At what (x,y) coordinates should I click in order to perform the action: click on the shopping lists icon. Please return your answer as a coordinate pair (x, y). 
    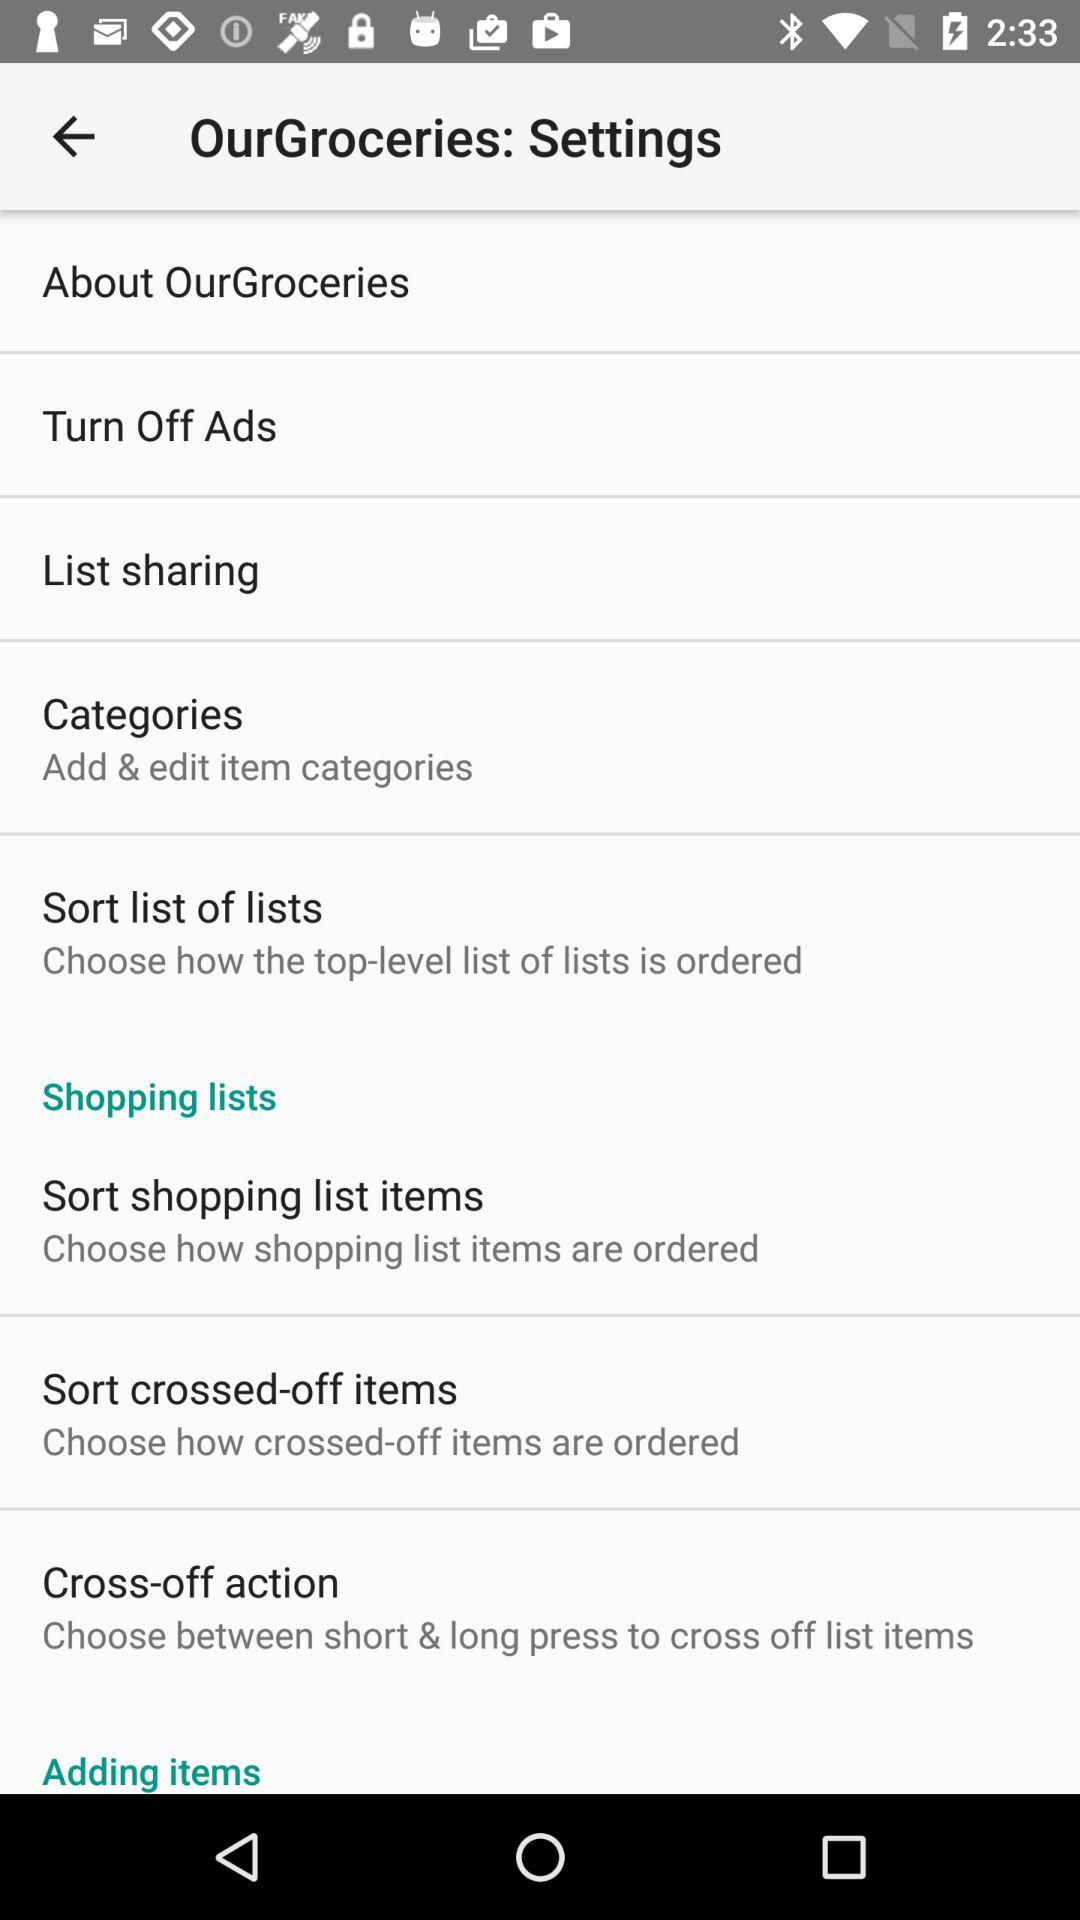
    Looking at the image, I should click on (540, 1073).